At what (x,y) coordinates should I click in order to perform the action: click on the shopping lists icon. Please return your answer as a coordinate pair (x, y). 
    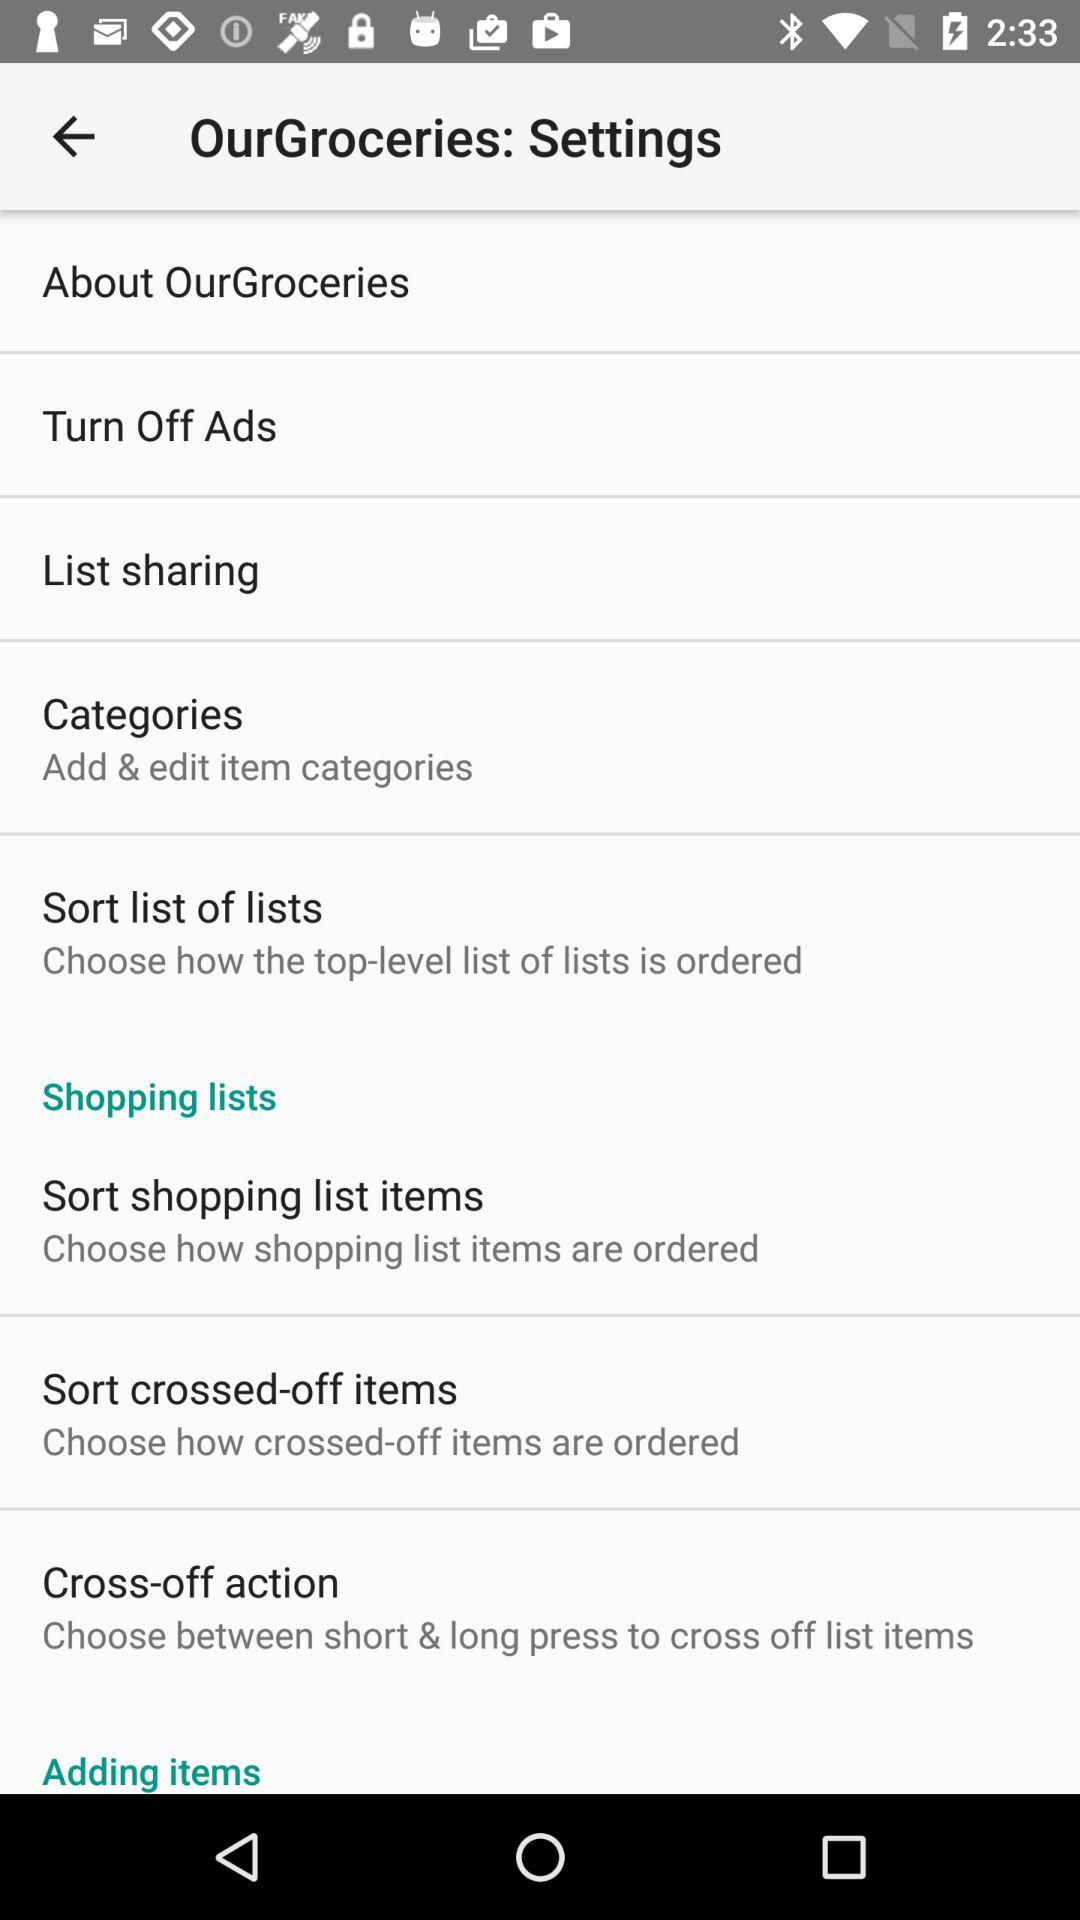
    Looking at the image, I should click on (540, 1073).